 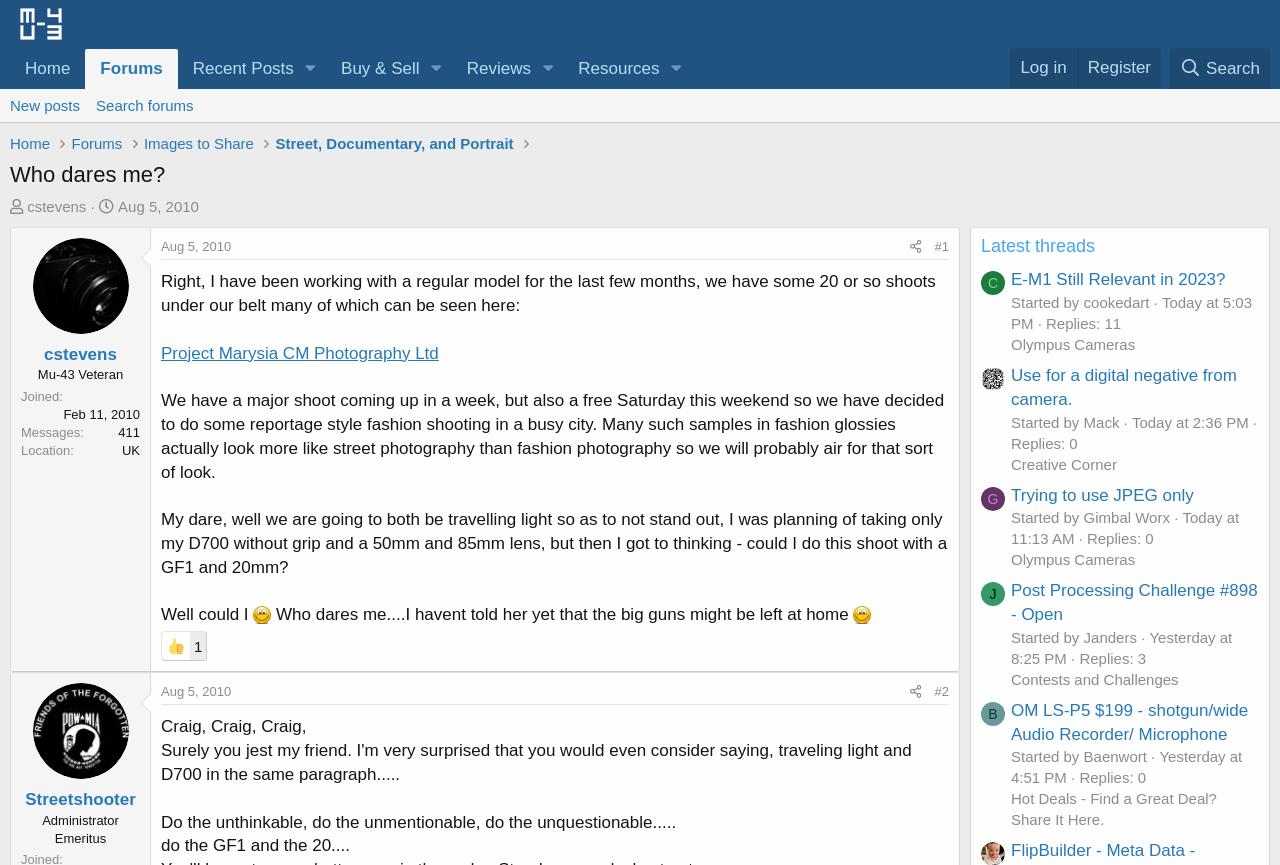 What do you see at coordinates (1045, 323) in the screenshot?
I see `'Replies: 11'` at bounding box center [1045, 323].